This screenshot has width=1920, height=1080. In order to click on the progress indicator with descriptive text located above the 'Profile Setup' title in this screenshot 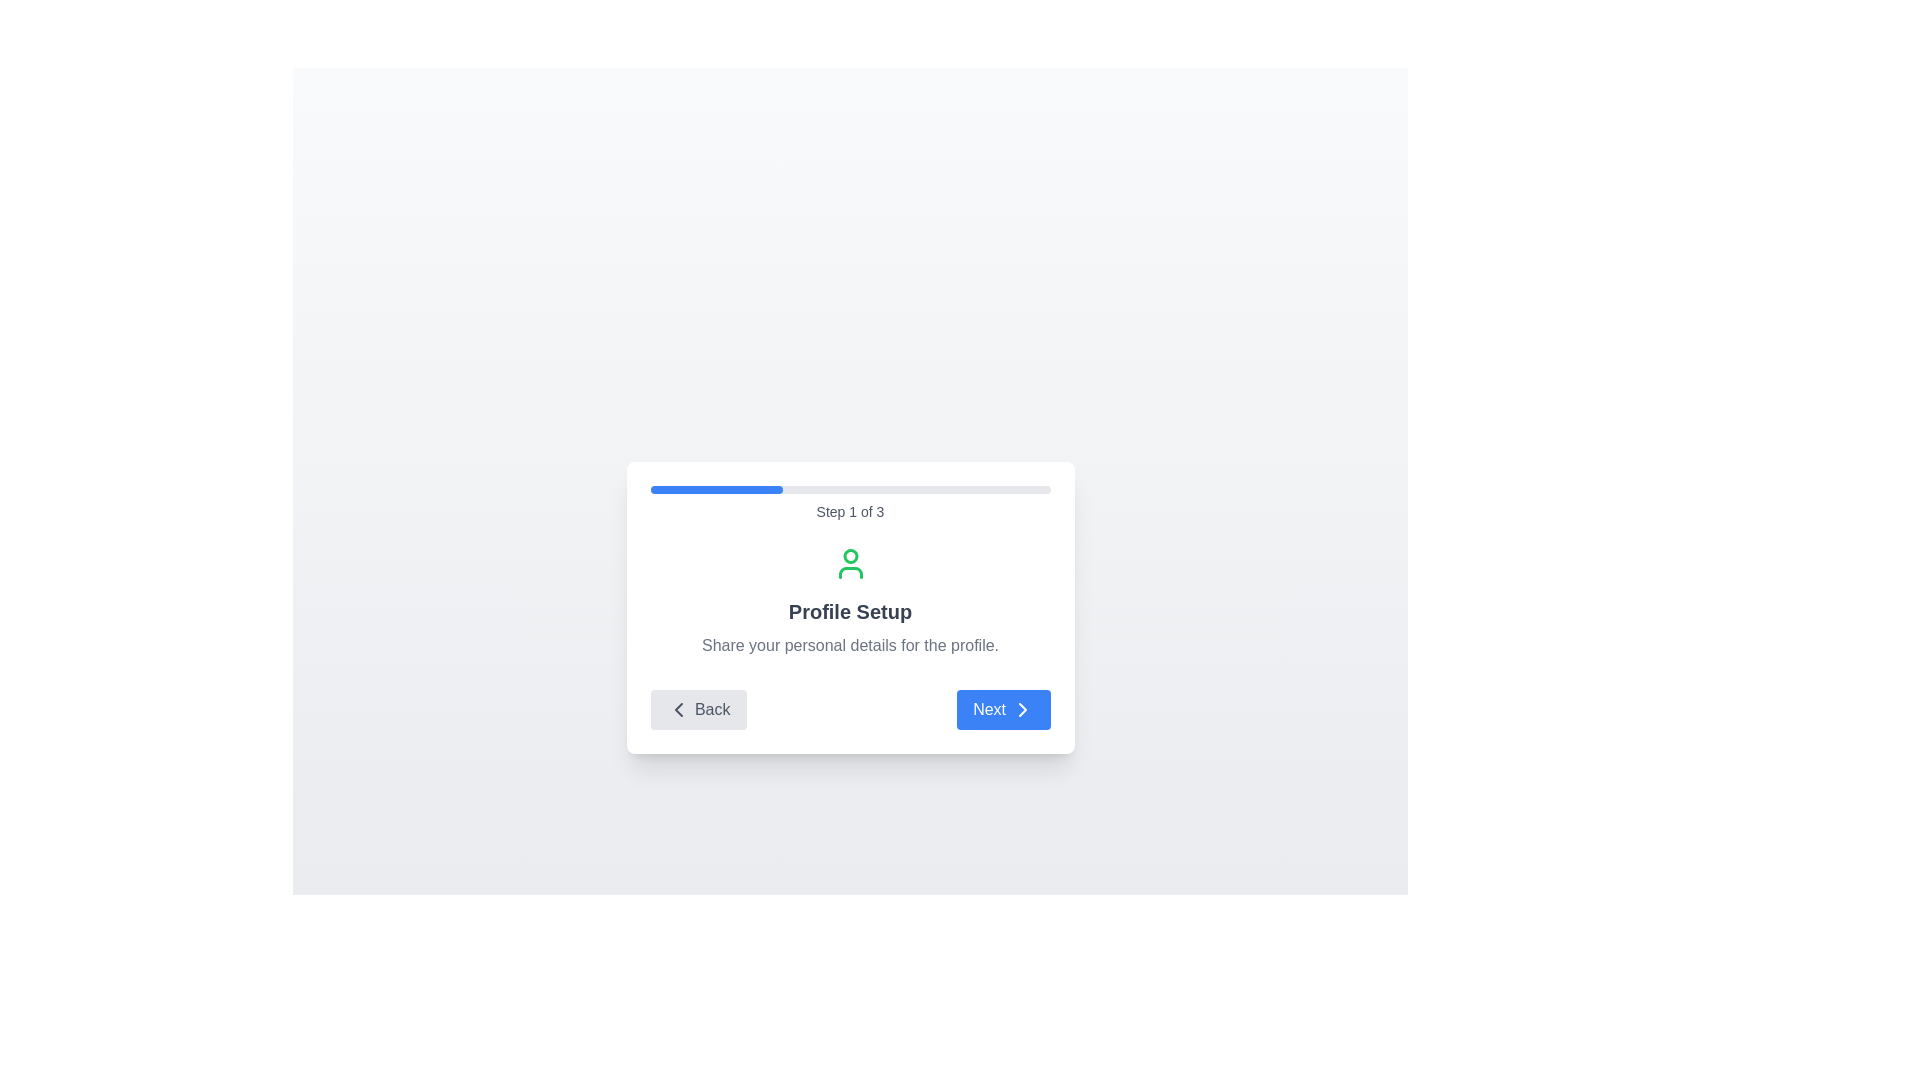, I will do `click(850, 502)`.